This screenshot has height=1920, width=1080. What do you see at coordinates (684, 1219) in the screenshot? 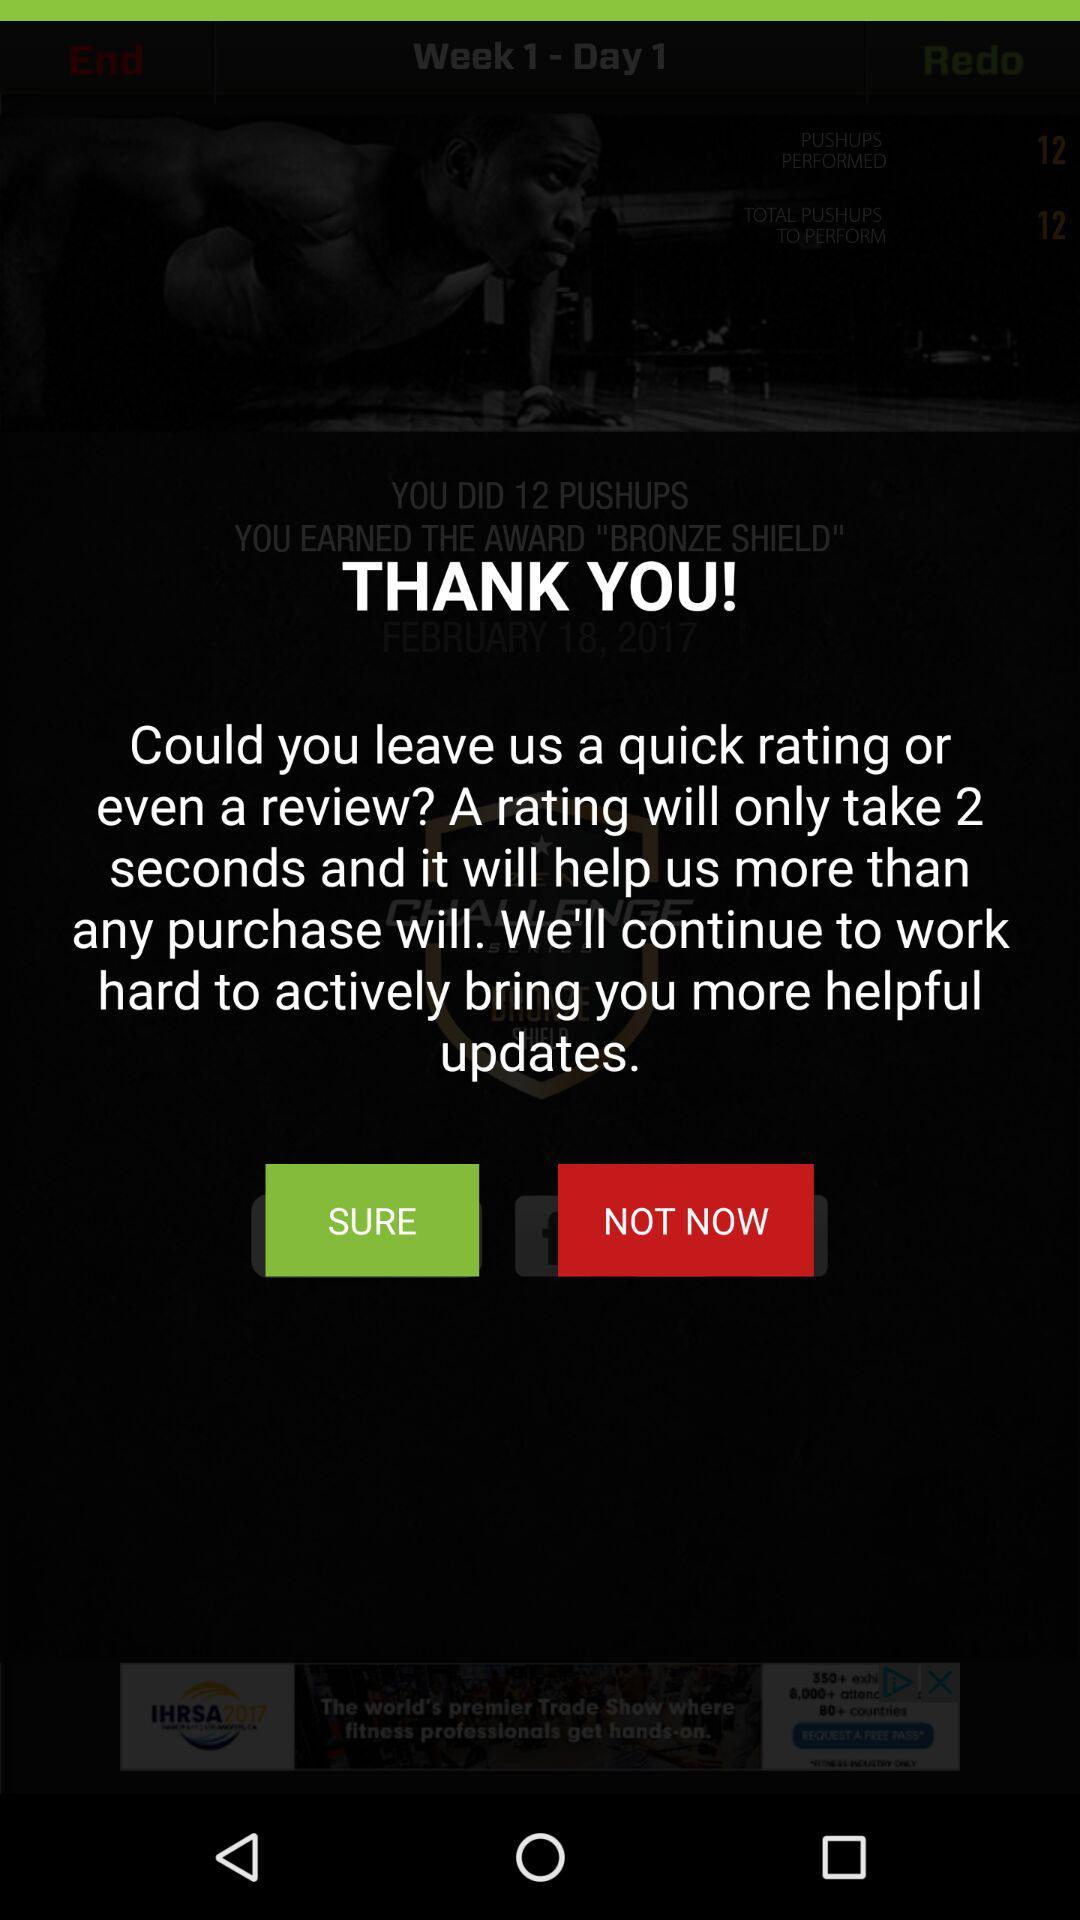
I see `the button next to the sure button` at bounding box center [684, 1219].